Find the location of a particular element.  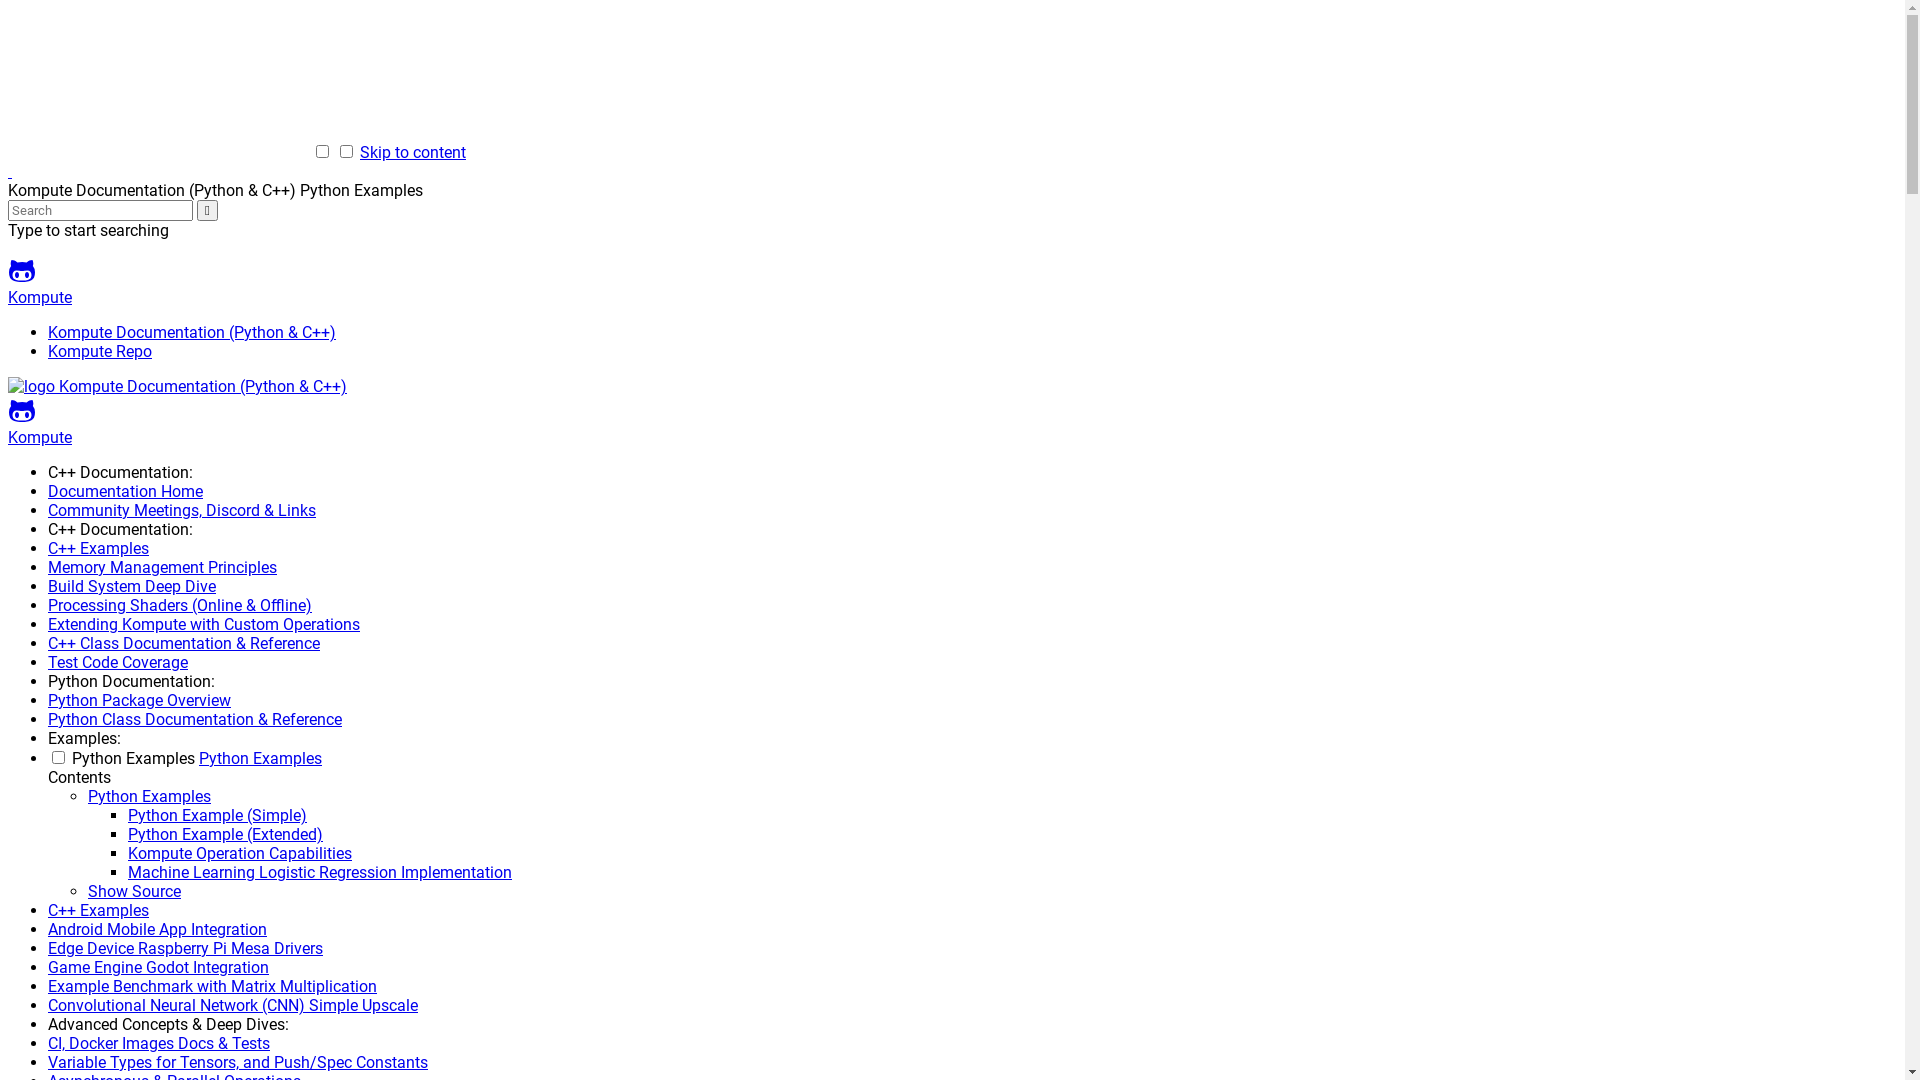

'Android Mobile App Integration' is located at coordinates (156, 929).